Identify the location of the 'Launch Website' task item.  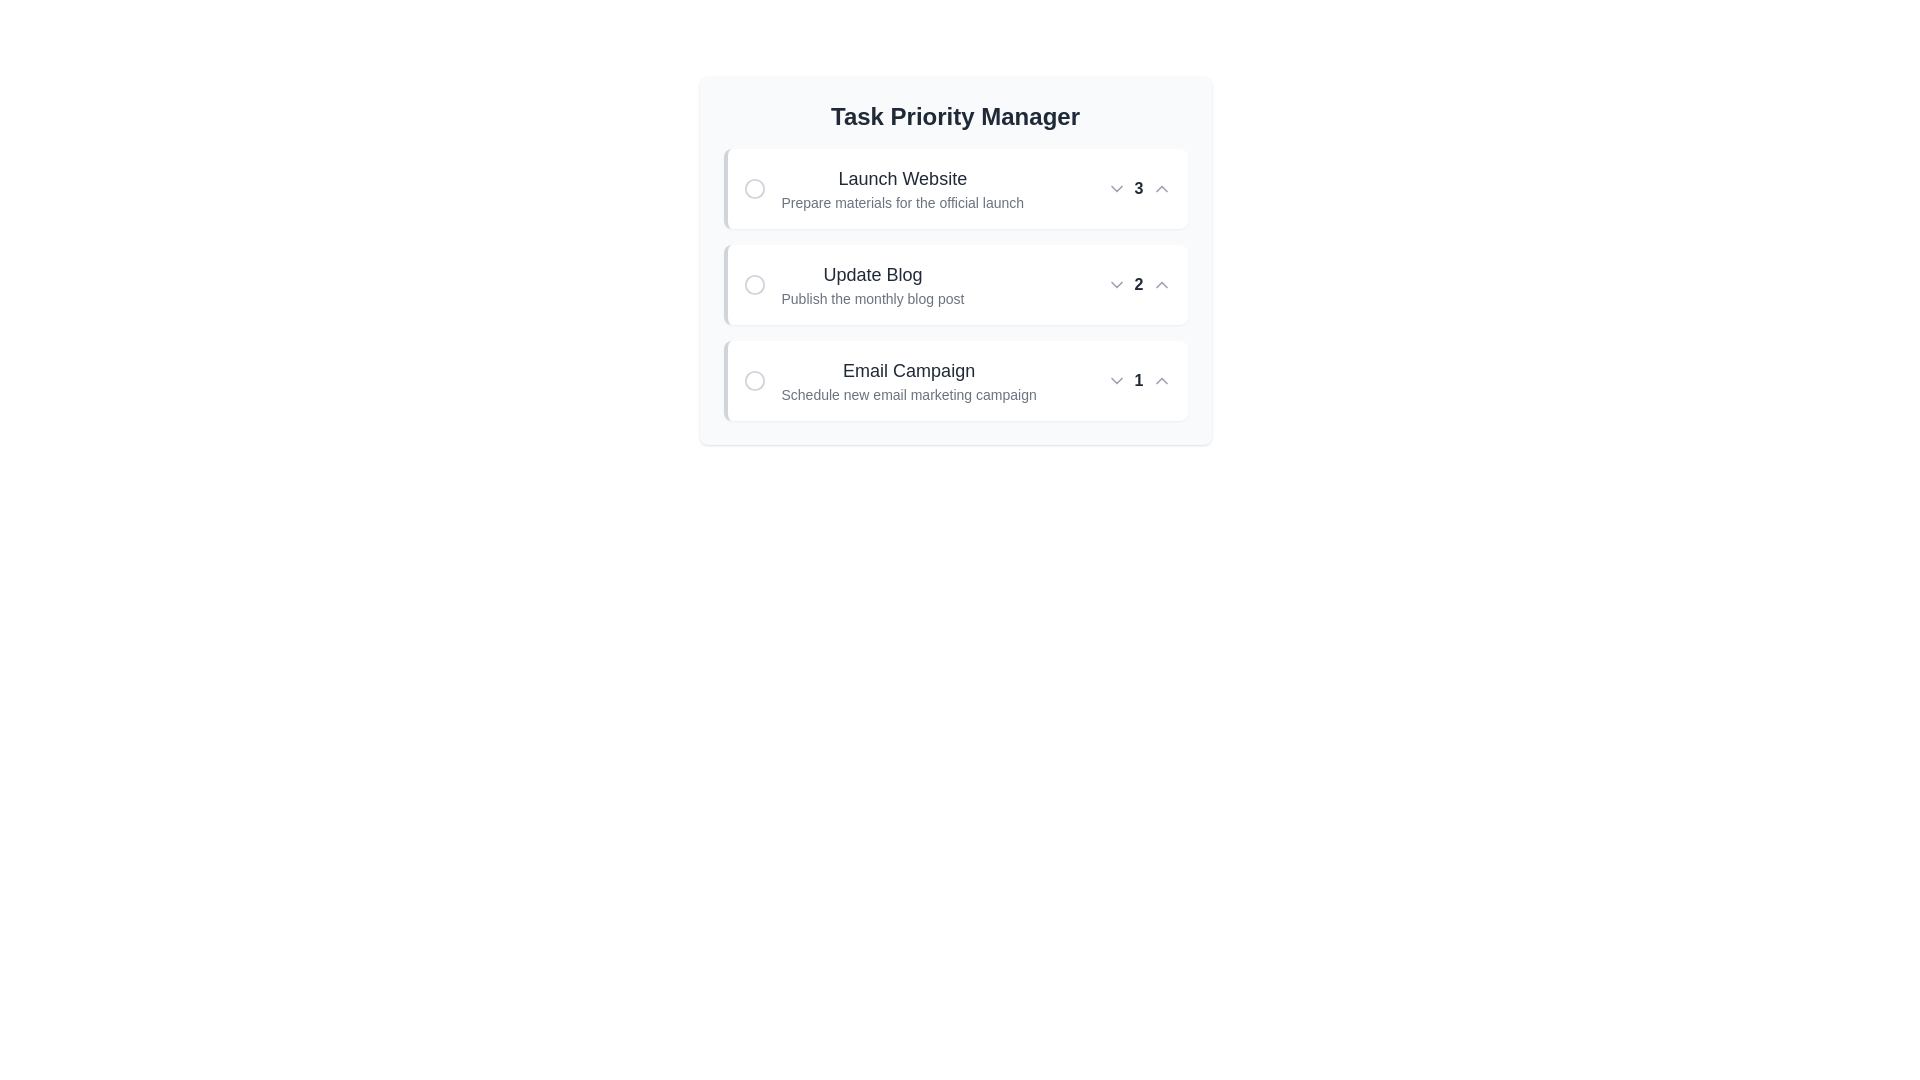
(882, 189).